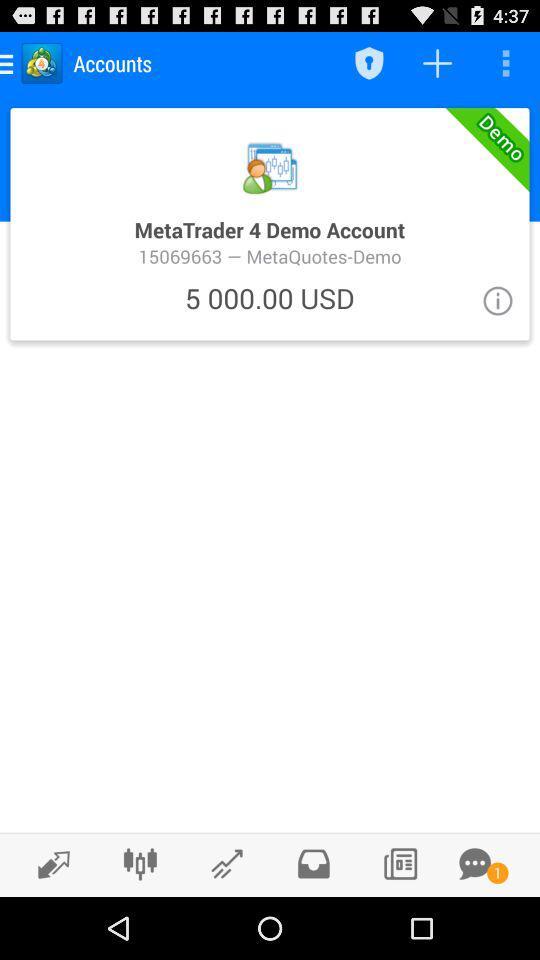  Describe the element at coordinates (270, 223) in the screenshot. I see `open the metatrade screen` at that location.